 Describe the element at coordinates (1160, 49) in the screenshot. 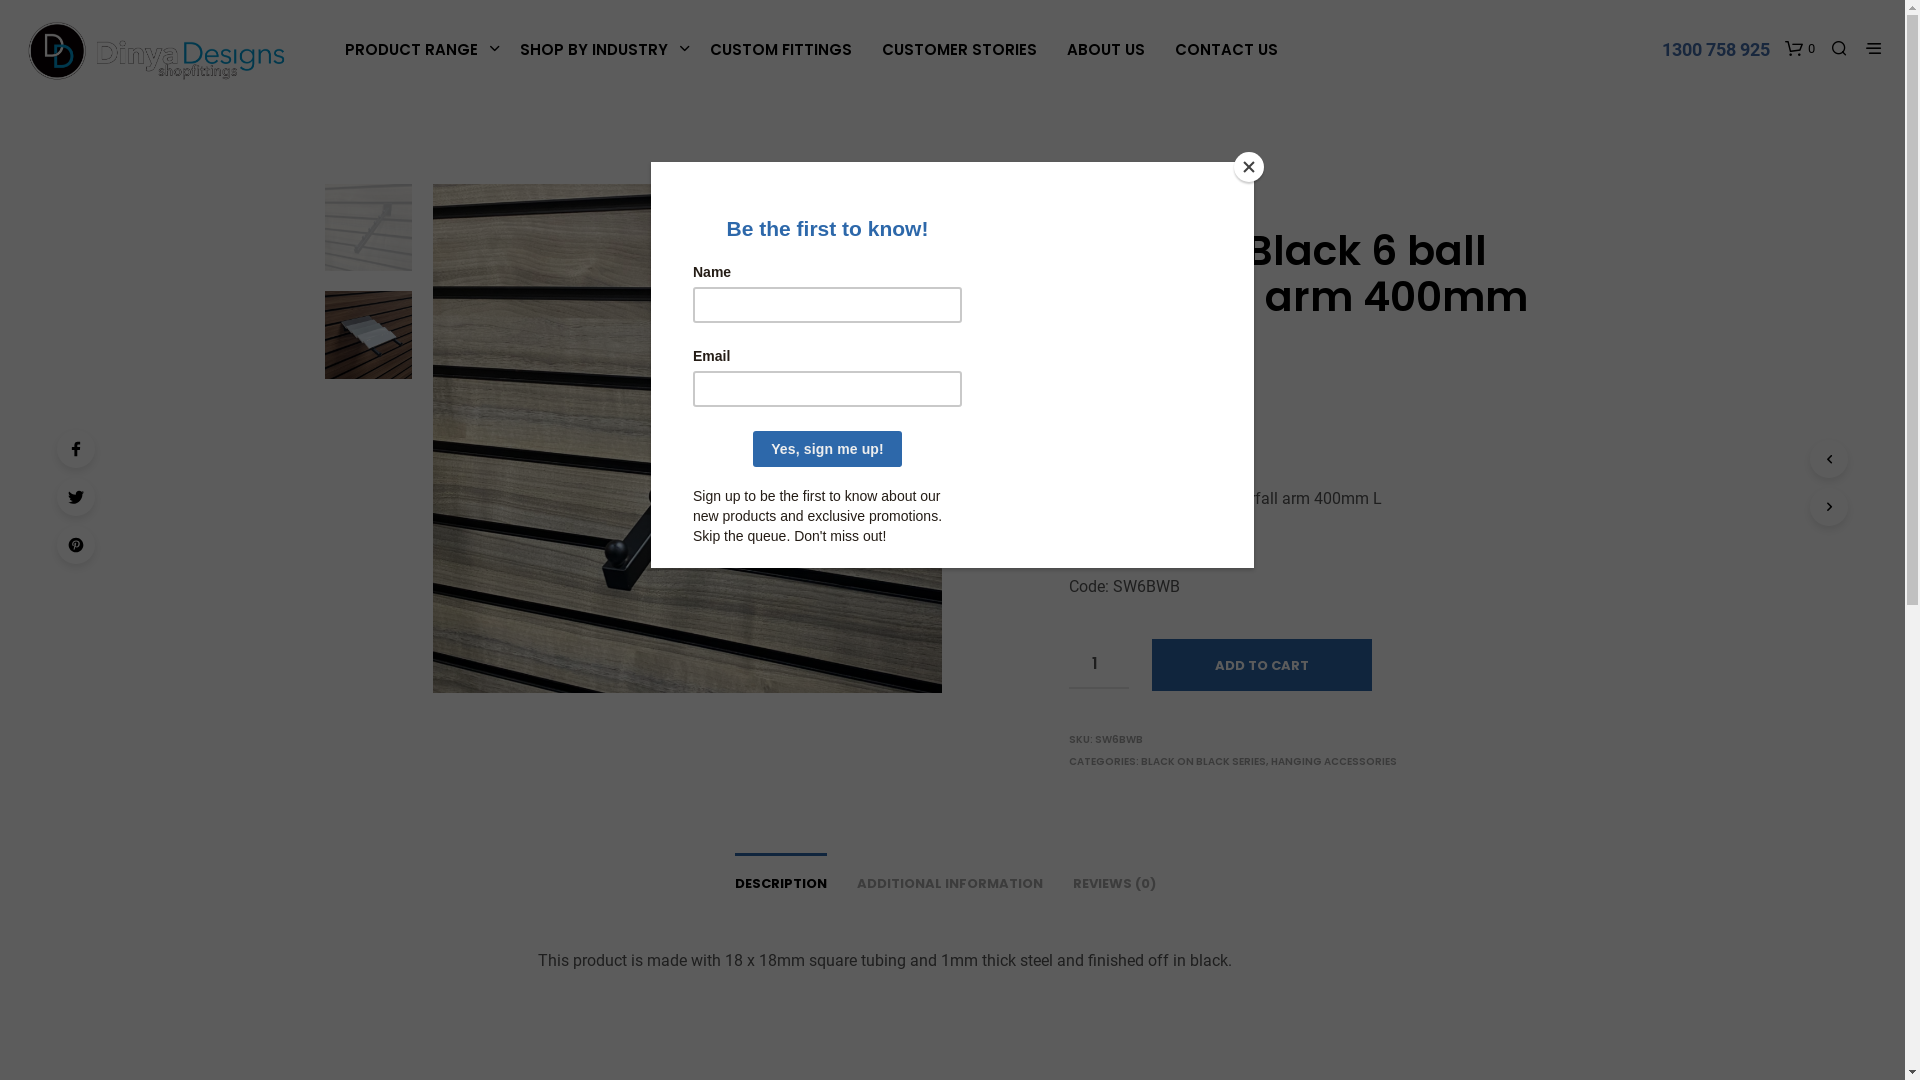

I see `'CONTACT US'` at that location.